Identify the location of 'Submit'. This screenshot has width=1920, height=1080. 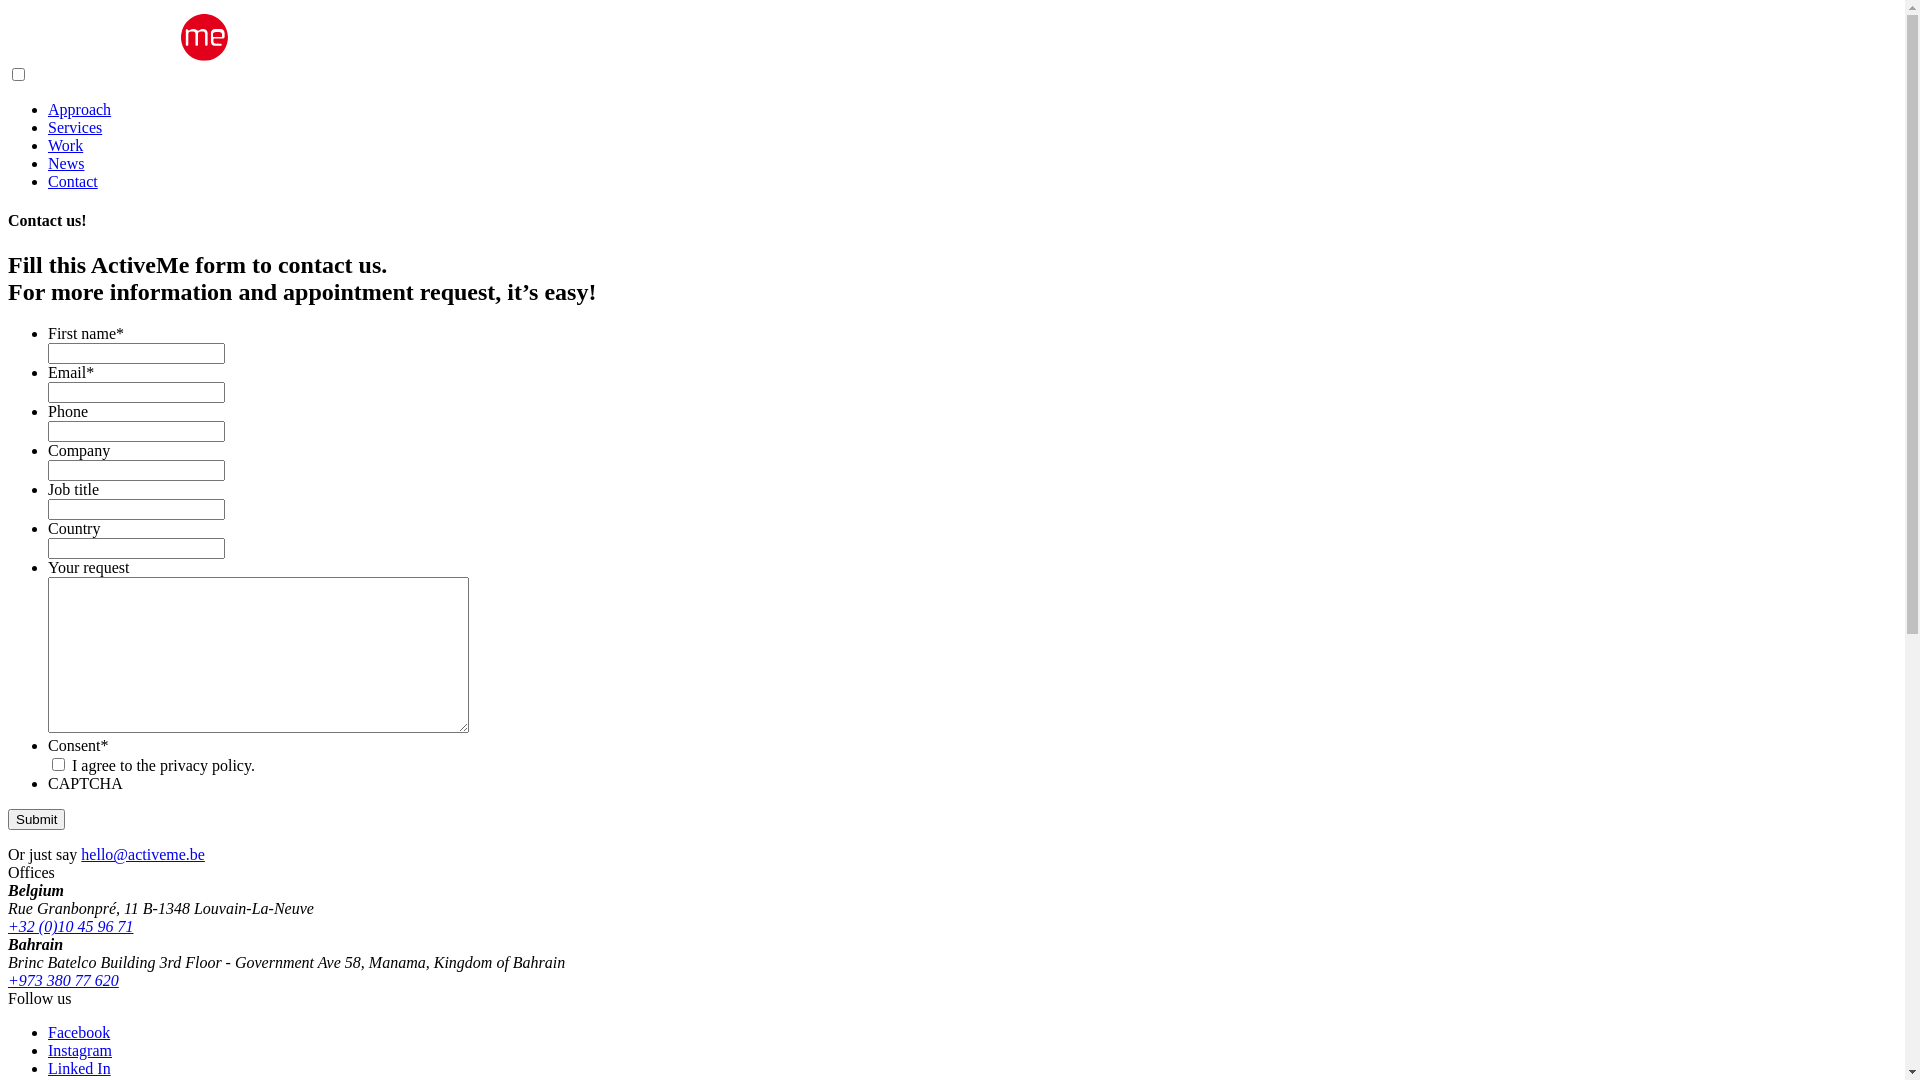
(36, 819).